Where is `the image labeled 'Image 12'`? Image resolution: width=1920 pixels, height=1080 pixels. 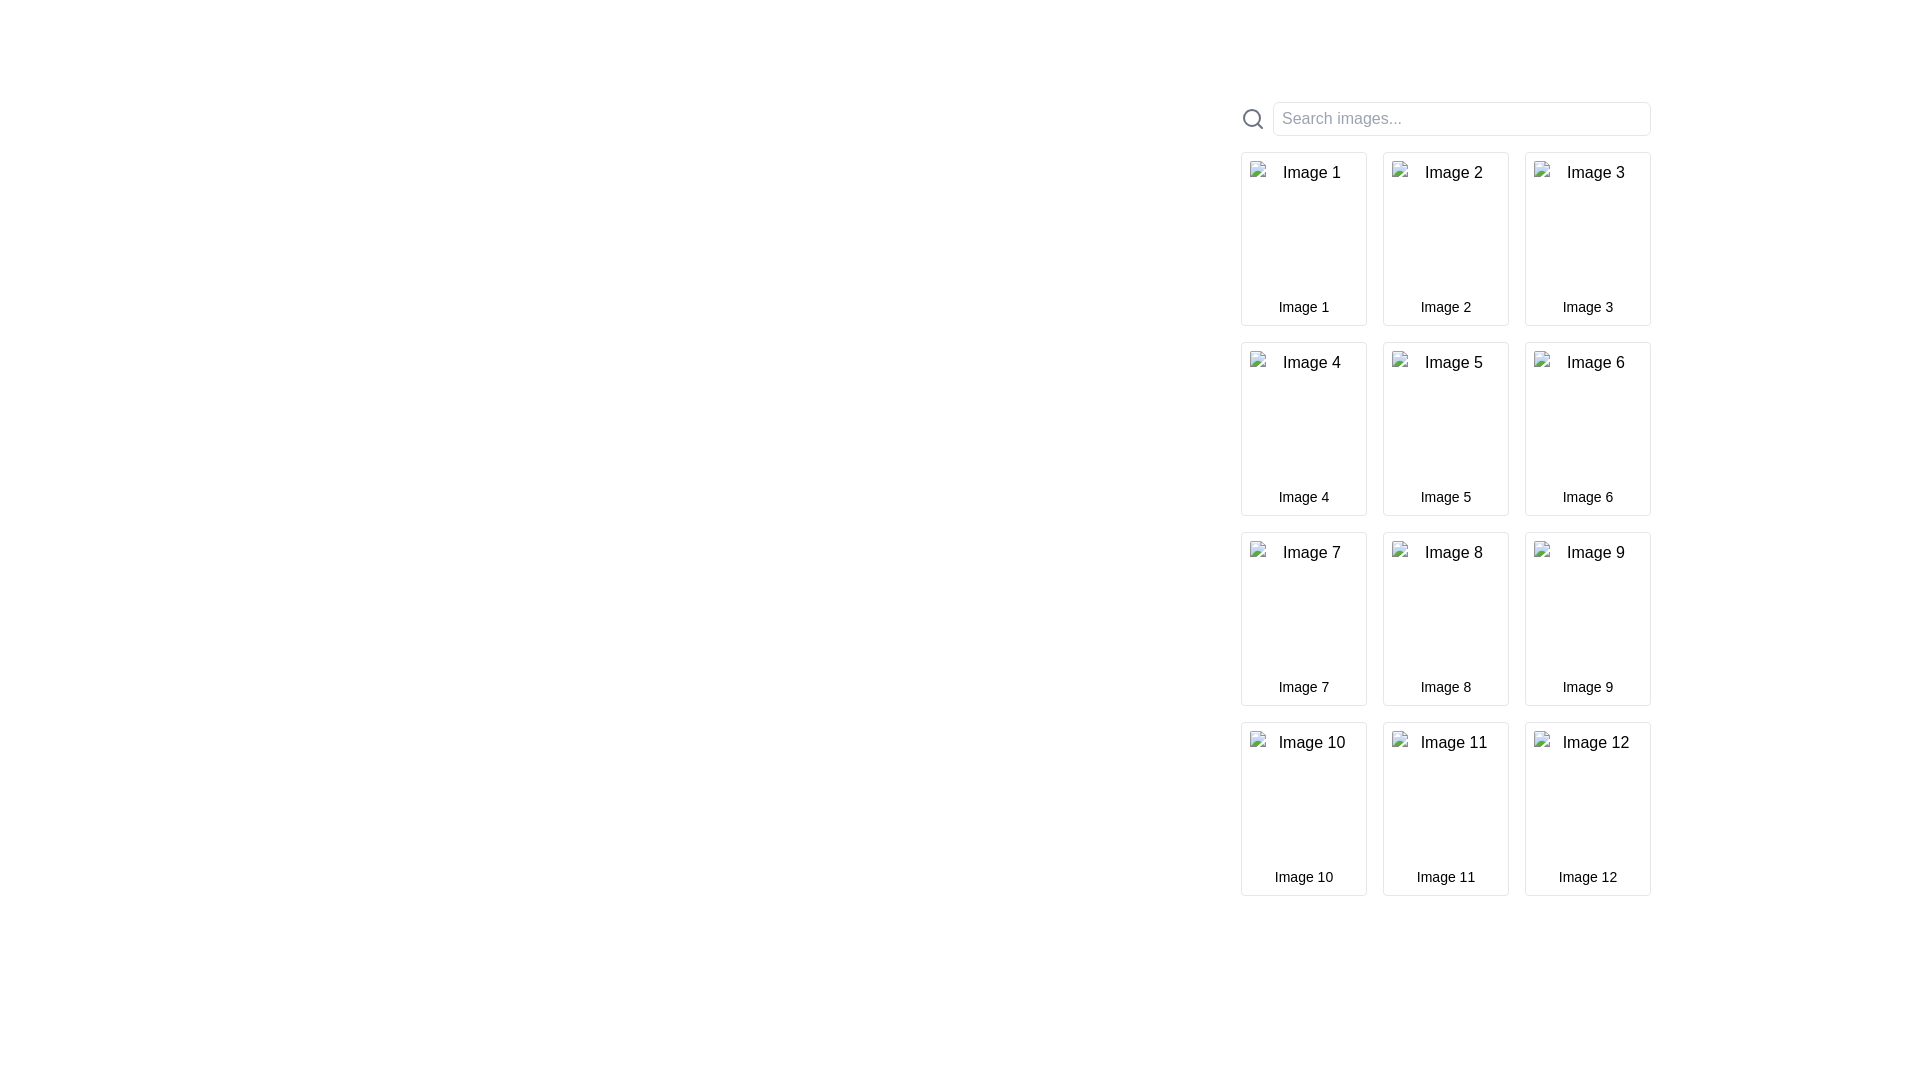
the image labeled 'Image 12' is located at coordinates (1587, 793).